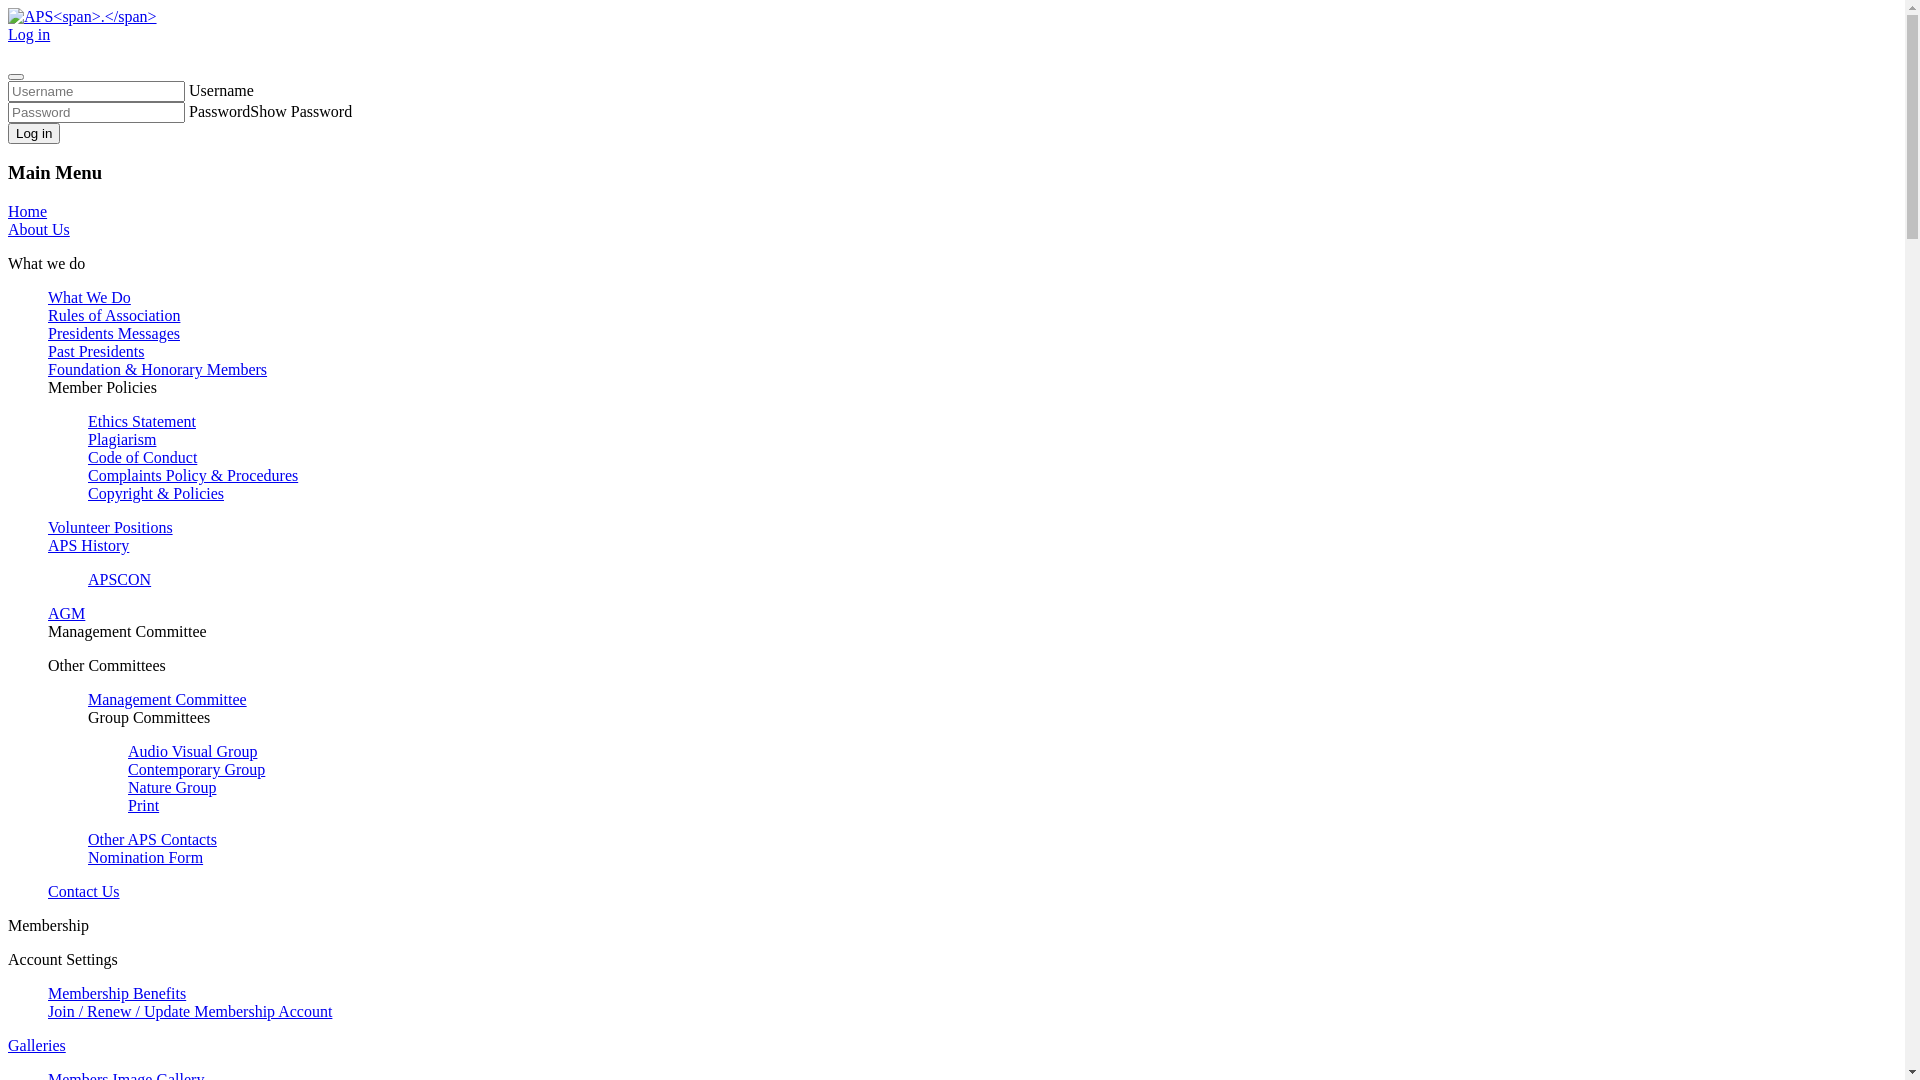 The image size is (1920, 1080). Describe the element at coordinates (88, 297) in the screenshot. I see `'What We Do'` at that location.